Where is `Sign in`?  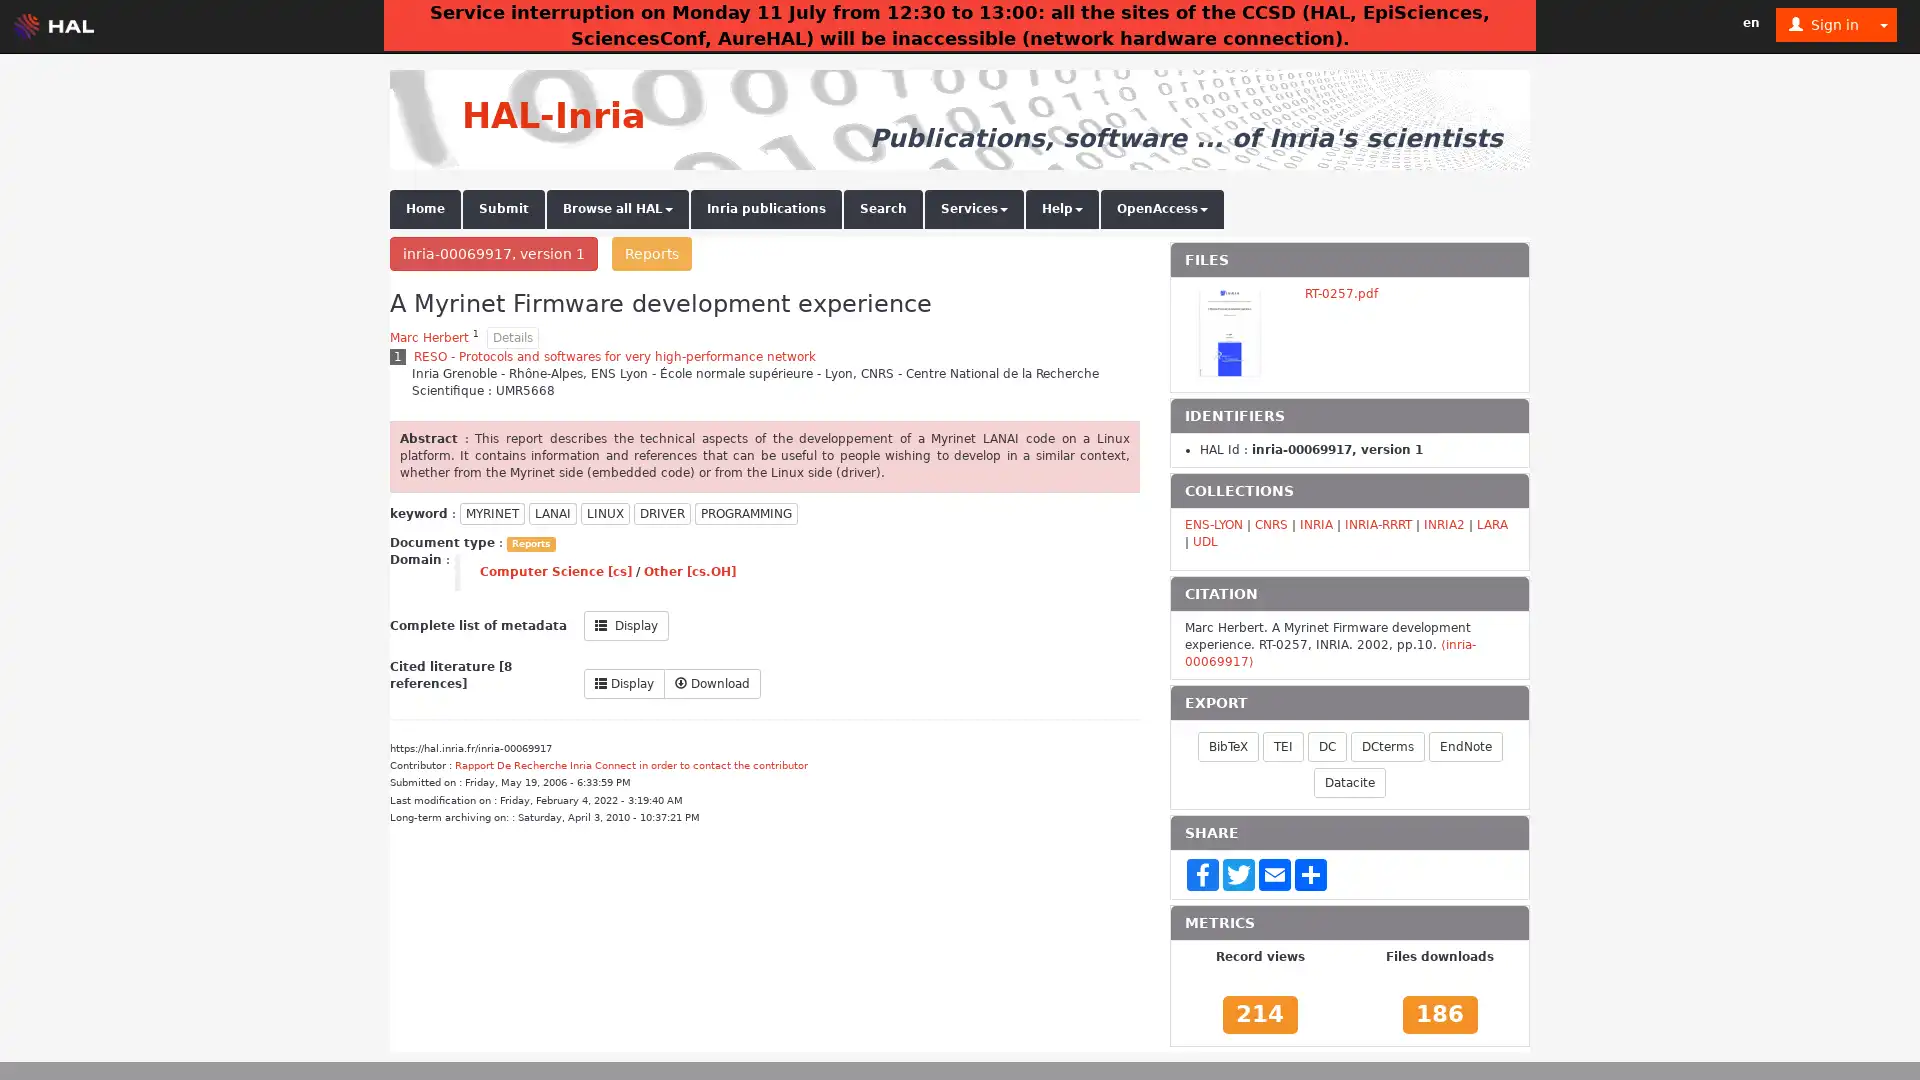 Sign in is located at coordinates (1824, 24).